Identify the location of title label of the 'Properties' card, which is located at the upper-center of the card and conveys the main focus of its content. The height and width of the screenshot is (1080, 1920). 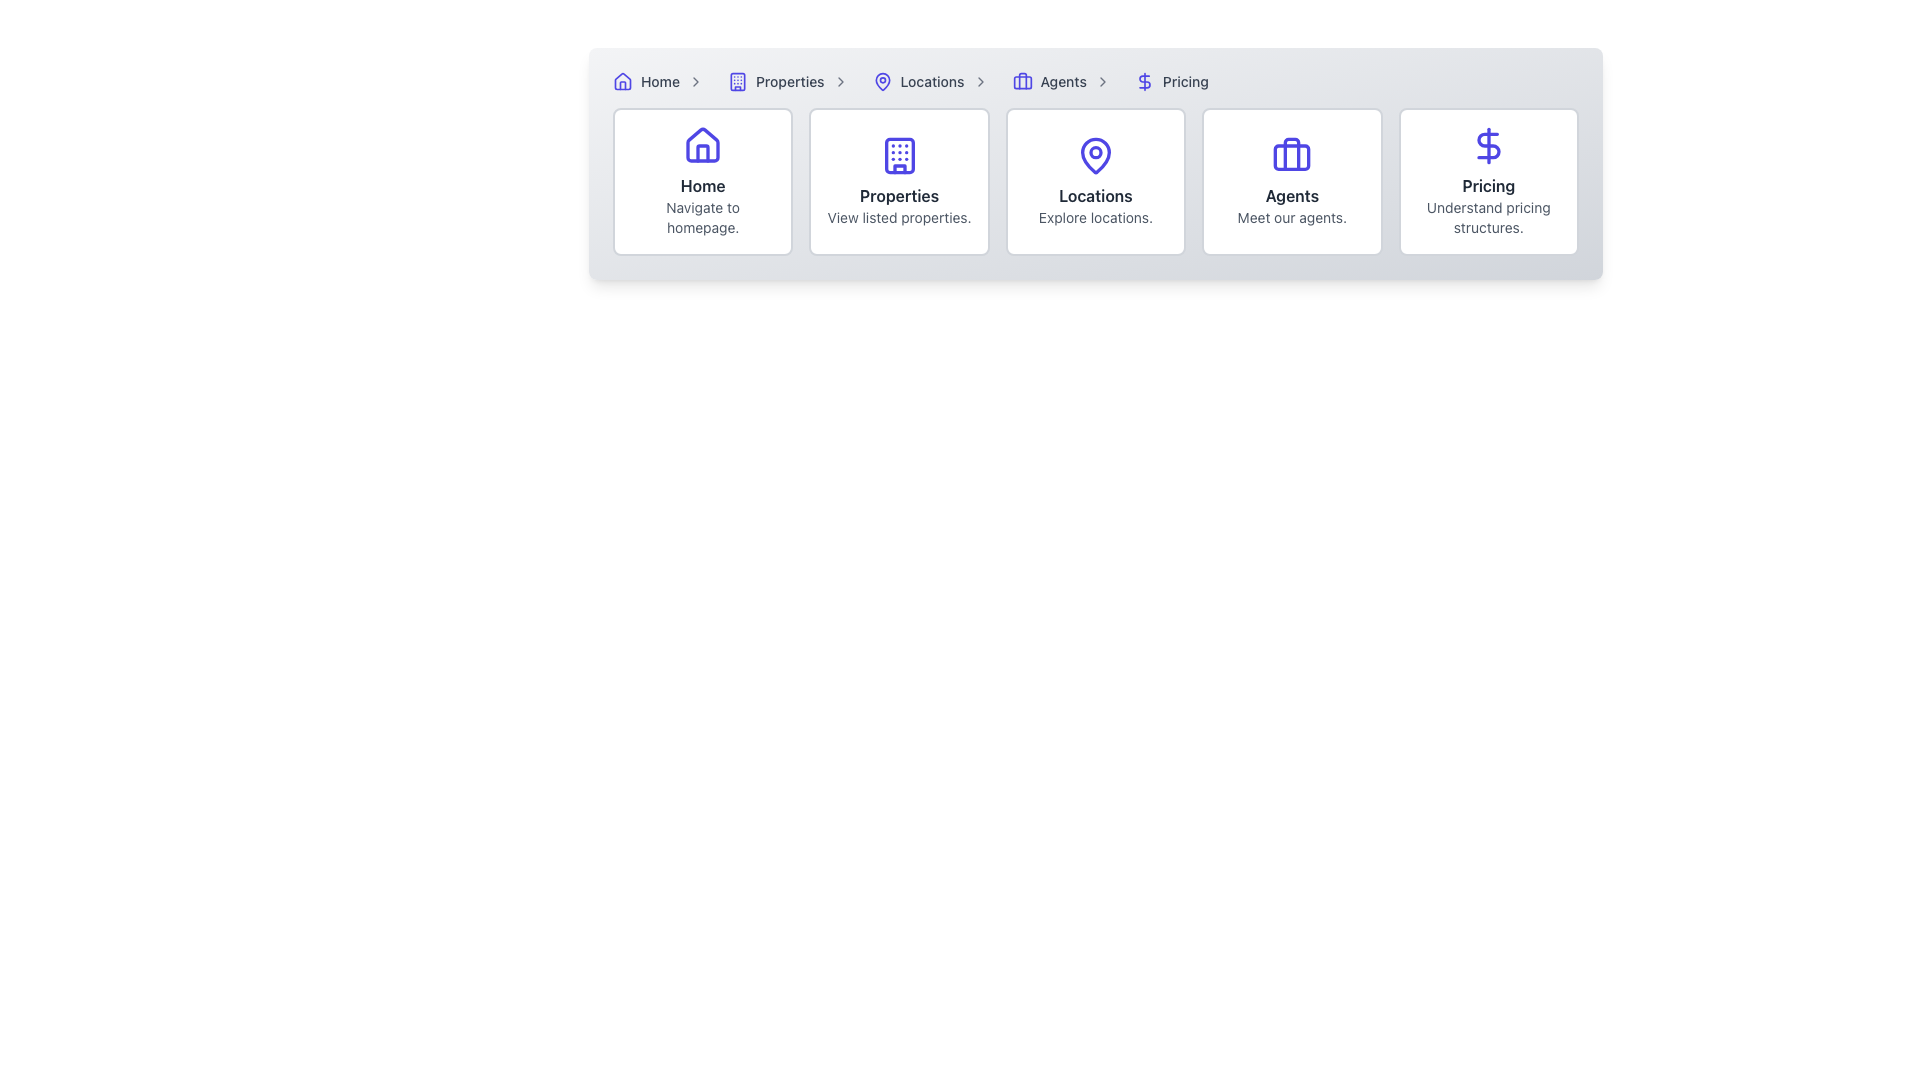
(898, 196).